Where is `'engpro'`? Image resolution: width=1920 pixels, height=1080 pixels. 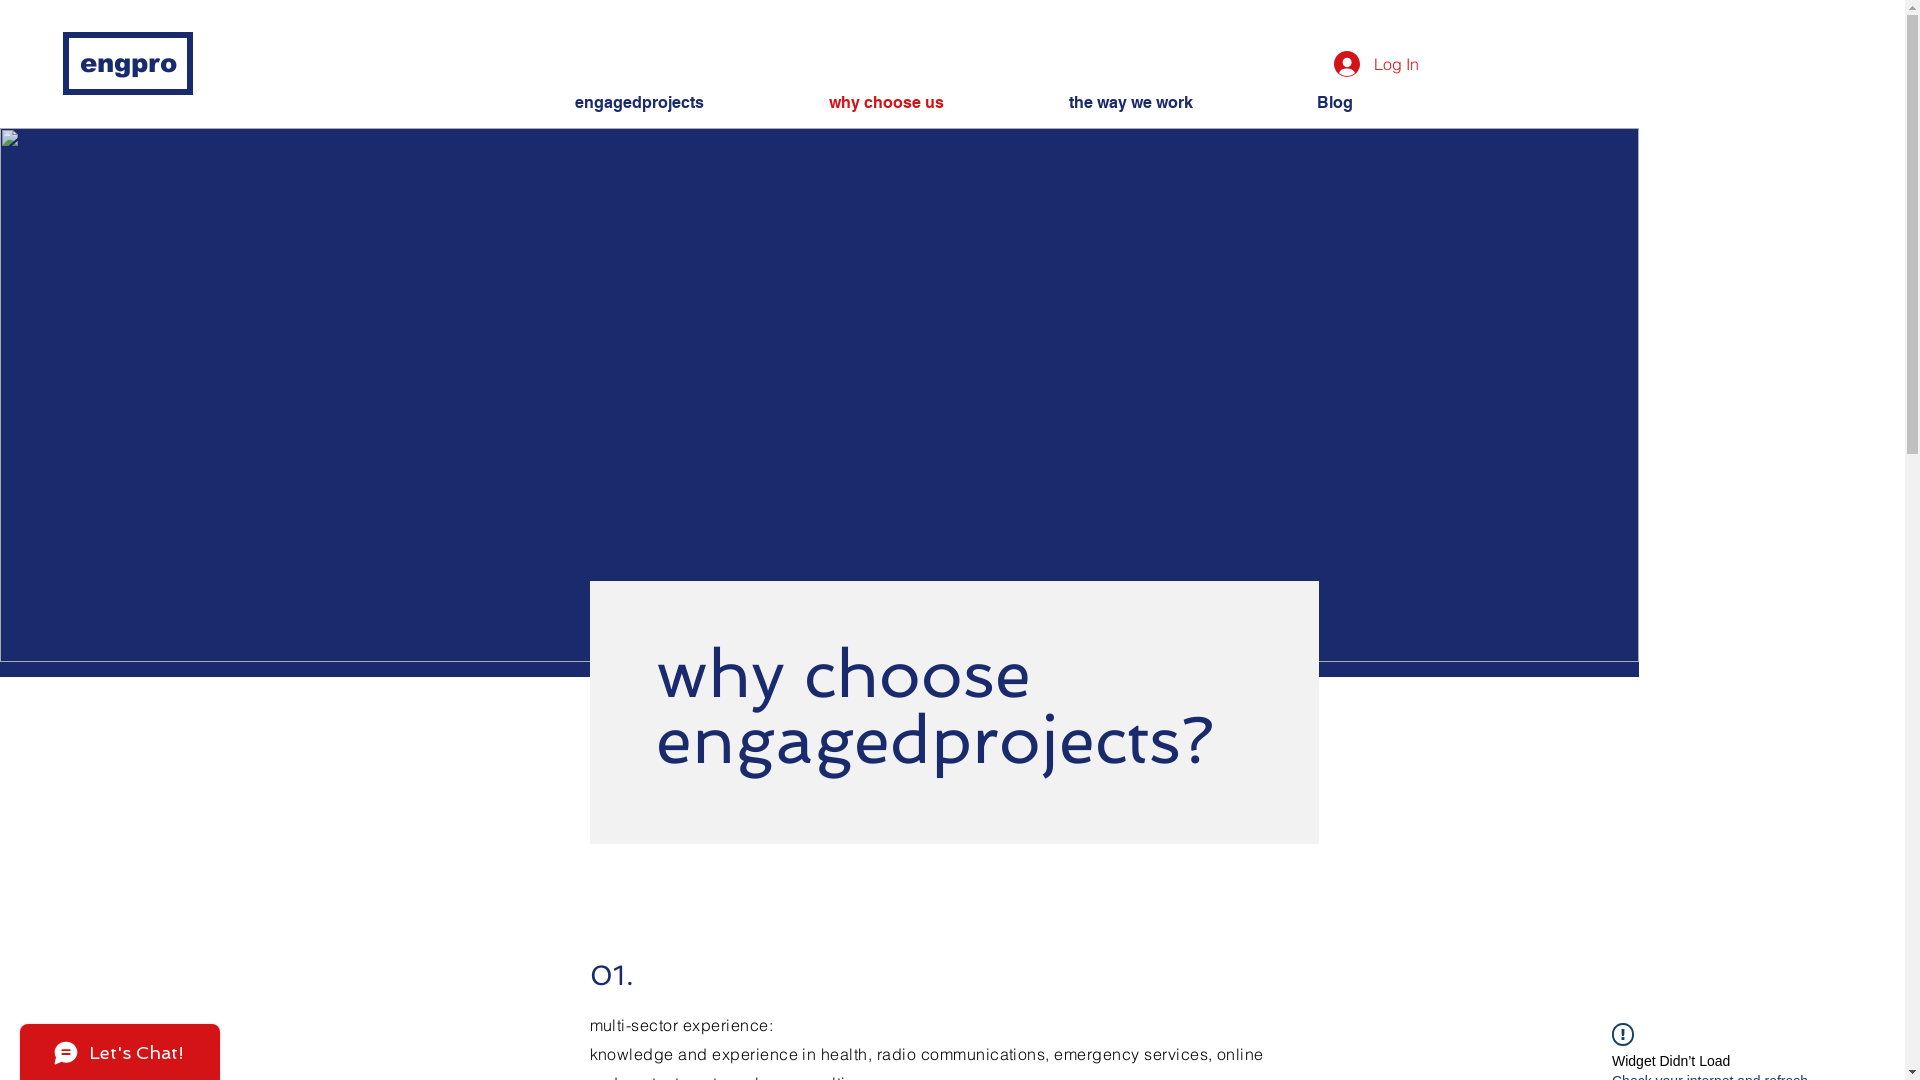 'engpro' is located at coordinates (127, 62).